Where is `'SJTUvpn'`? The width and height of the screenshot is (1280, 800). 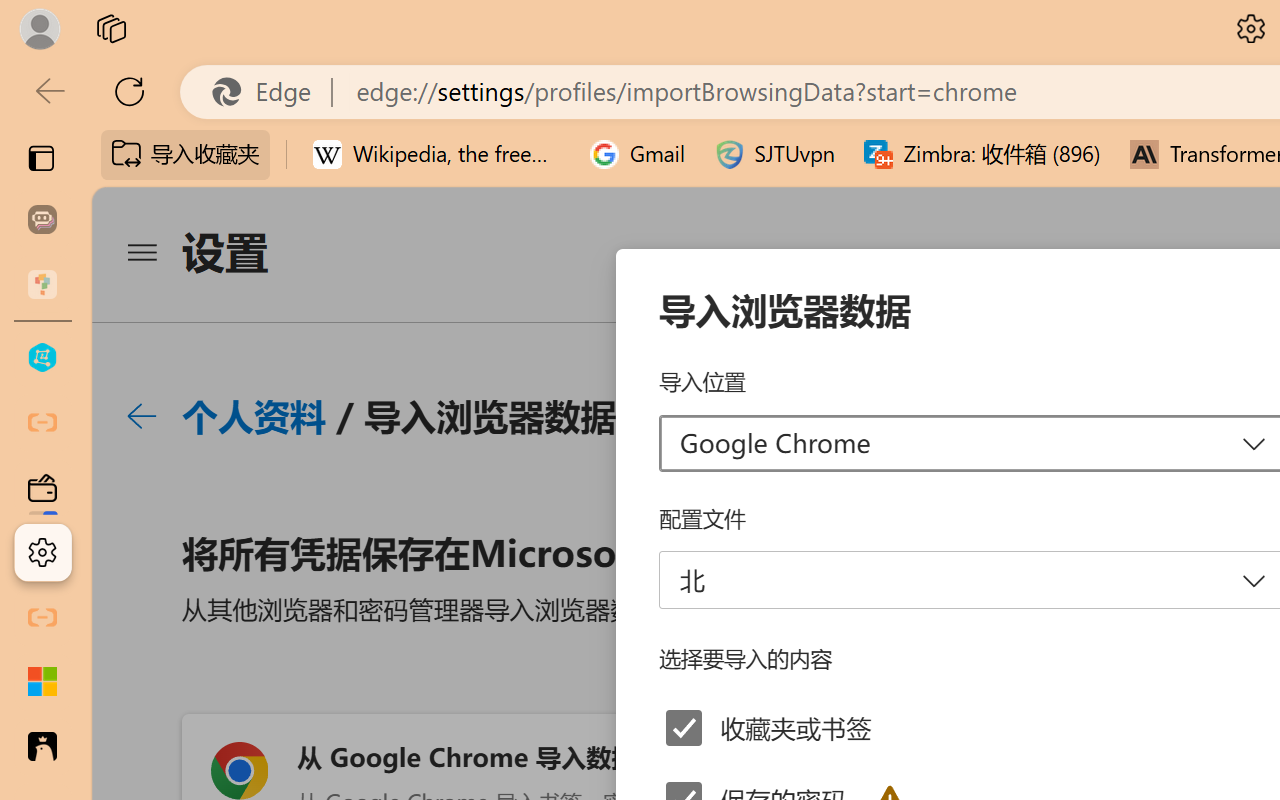 'SJTUvpn' is located at coordinates (773, 154).